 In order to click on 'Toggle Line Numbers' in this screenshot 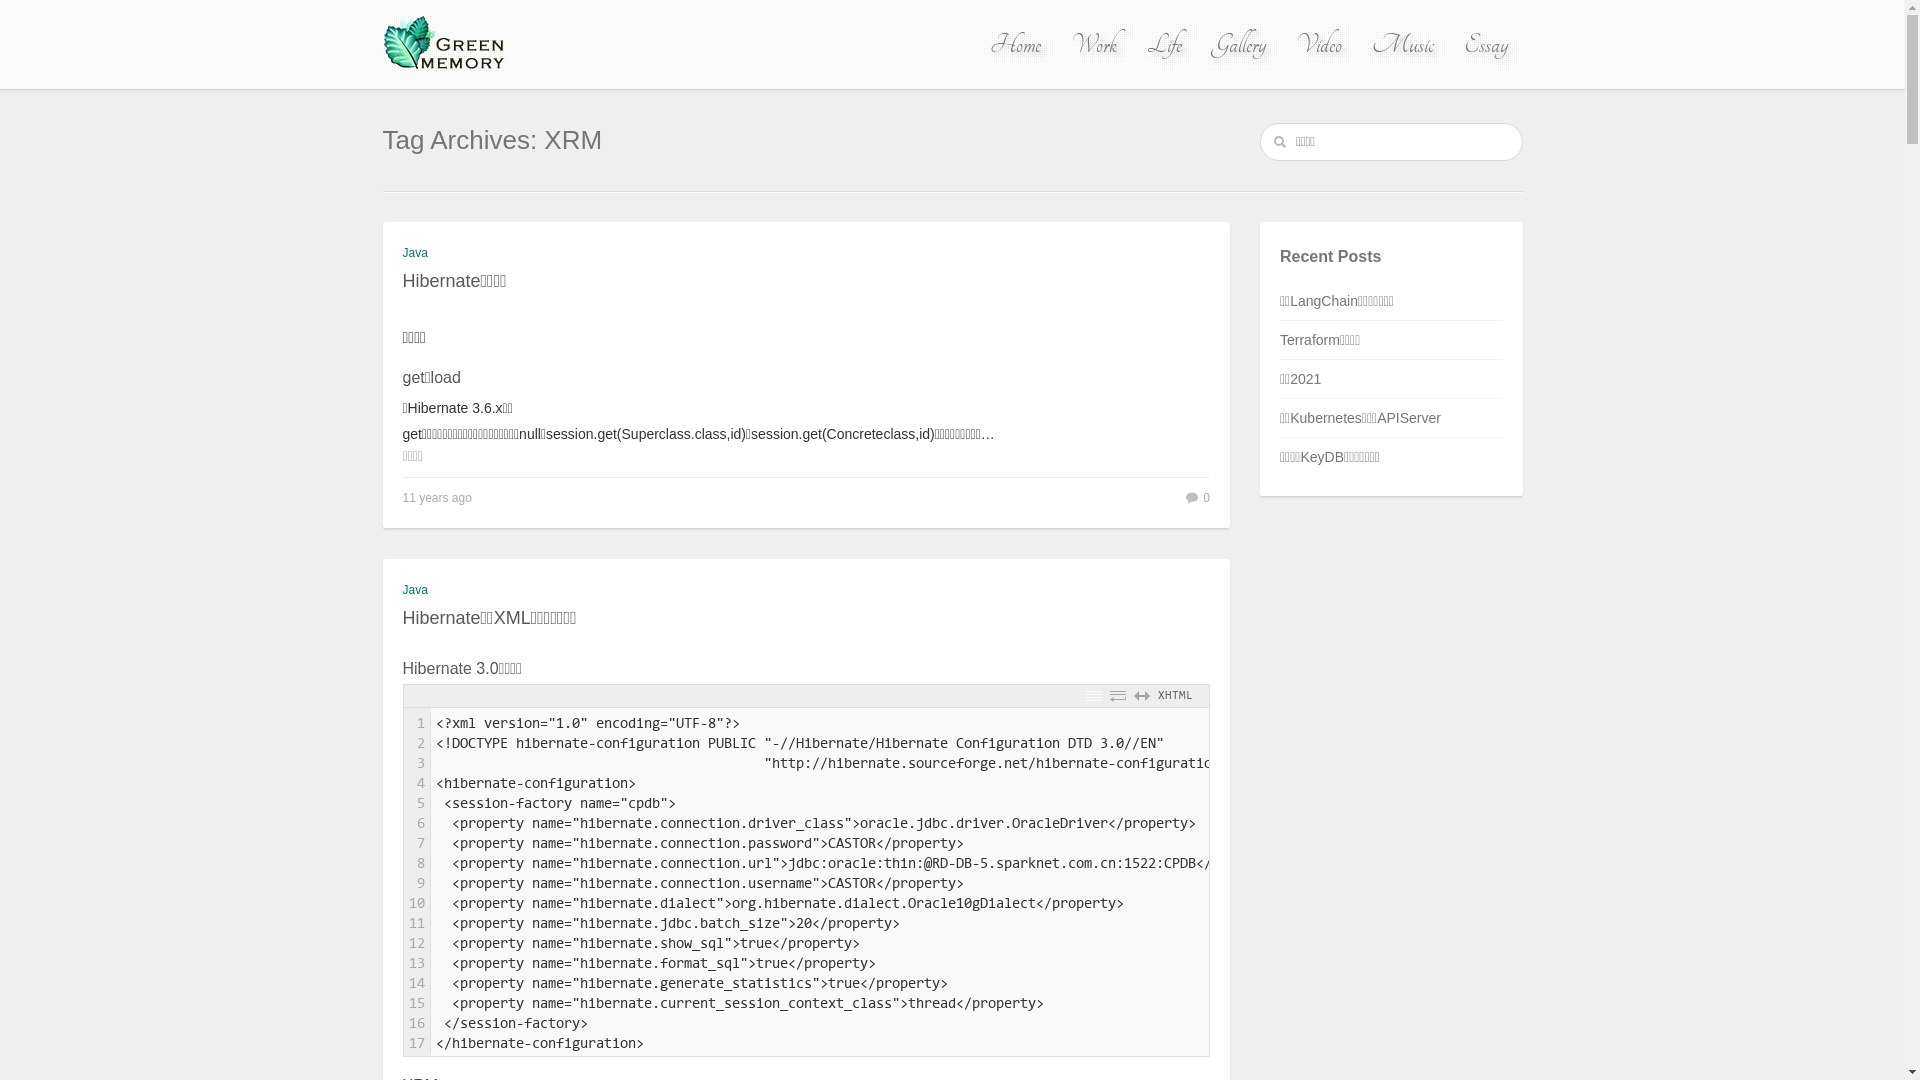, I will do `click(1093, 695)`.